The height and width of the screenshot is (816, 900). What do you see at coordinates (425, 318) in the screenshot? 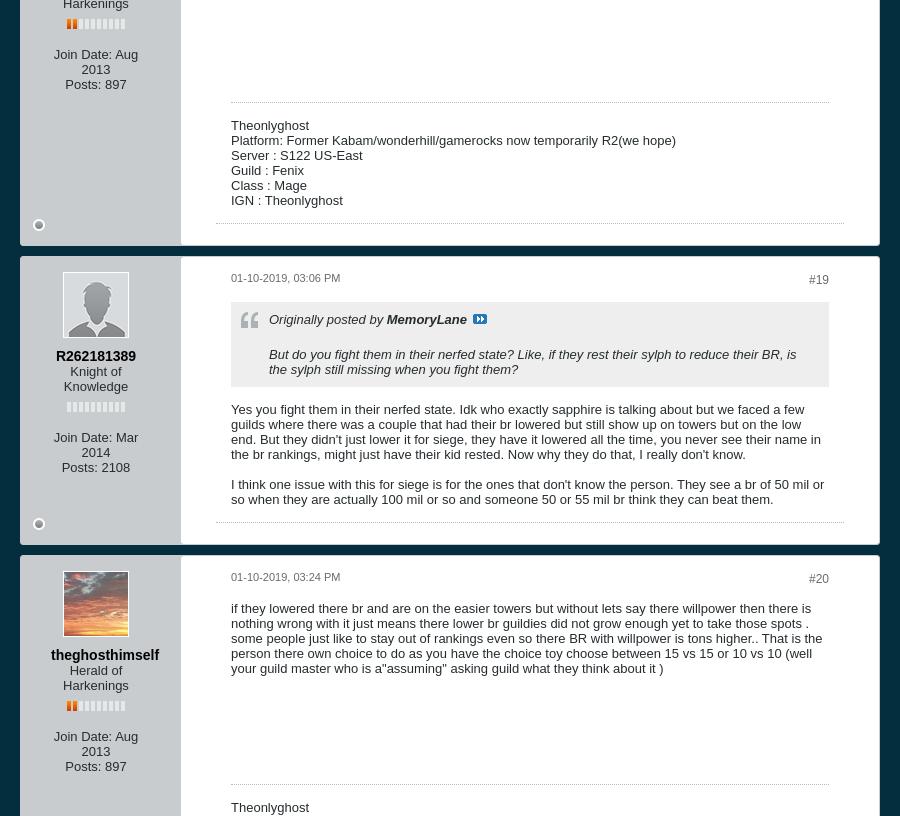
I see `'MemoryLane'` at bounding box center [425, 318].